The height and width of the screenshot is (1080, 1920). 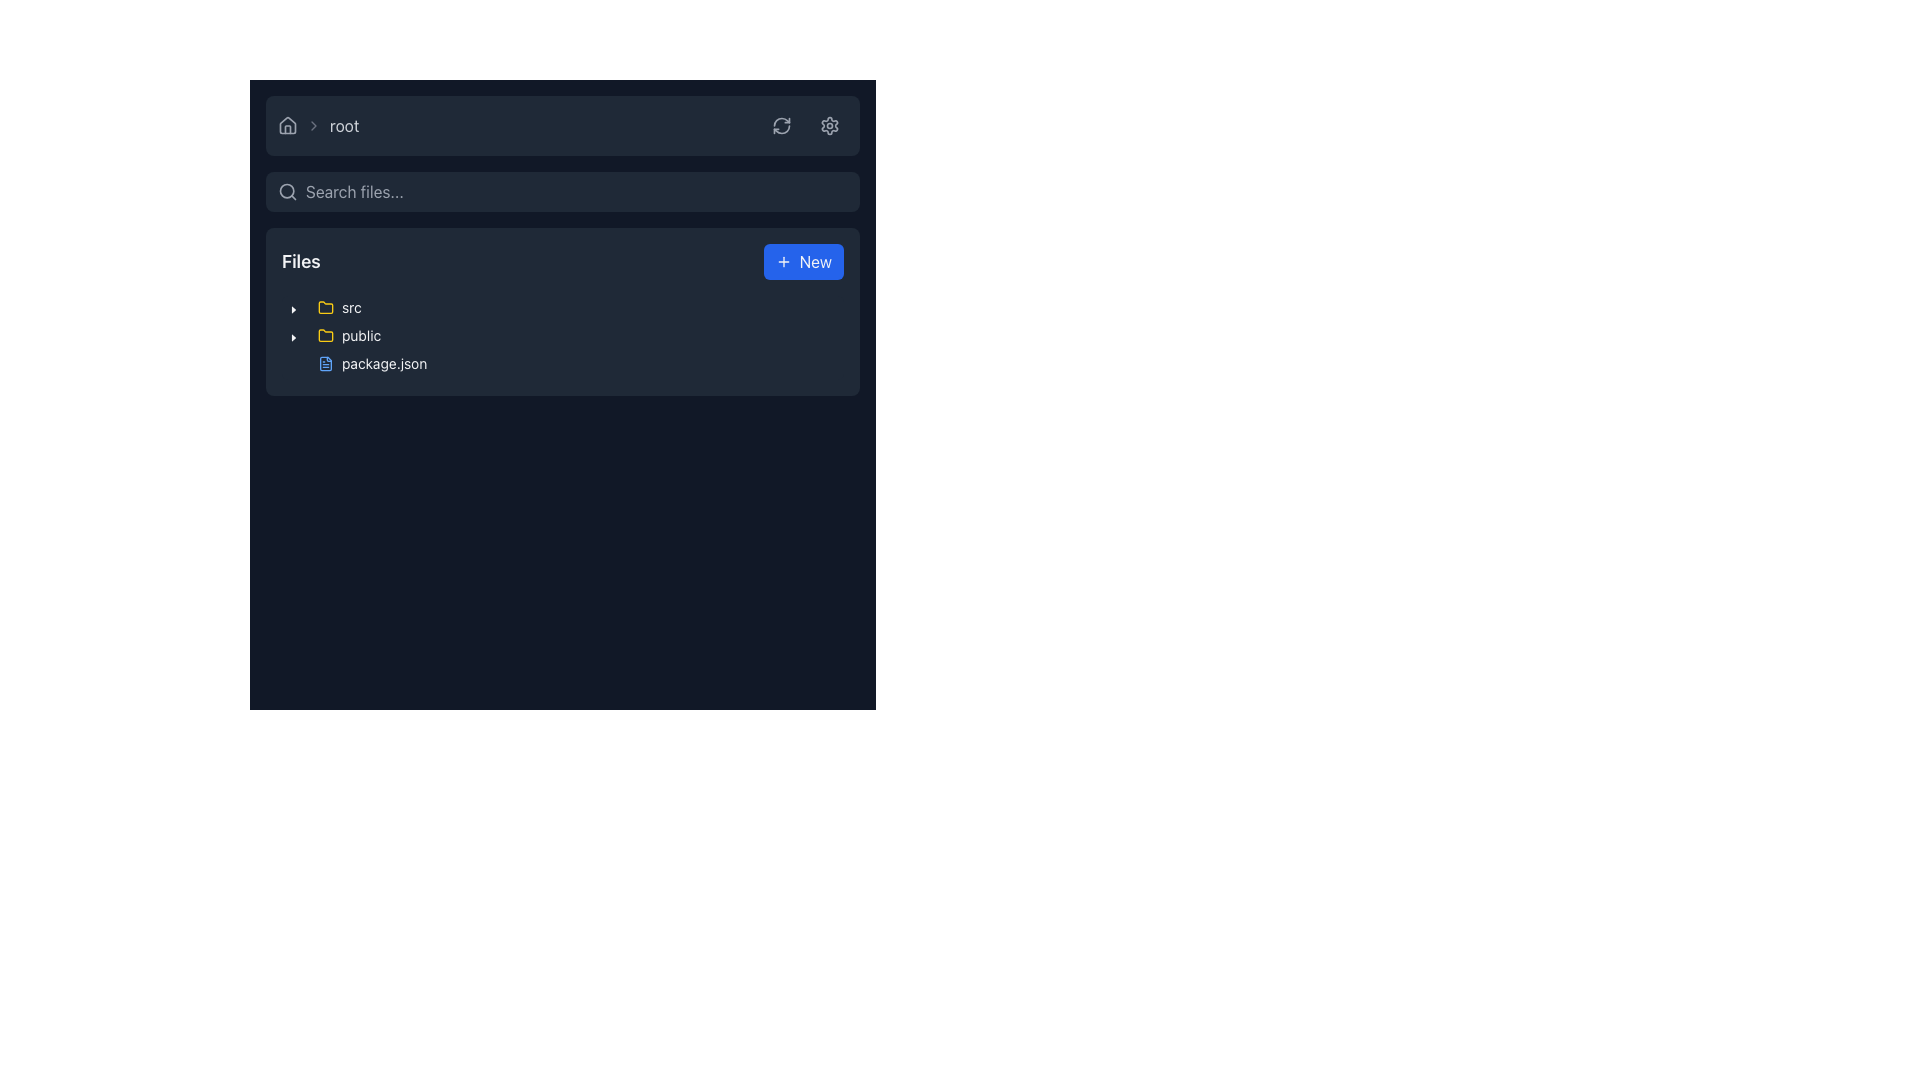 What do you see at coordinates (372, 363) in the screenshot?
I see `the list item representing the file entry 'package.json'` at bounding box center [372, 363].